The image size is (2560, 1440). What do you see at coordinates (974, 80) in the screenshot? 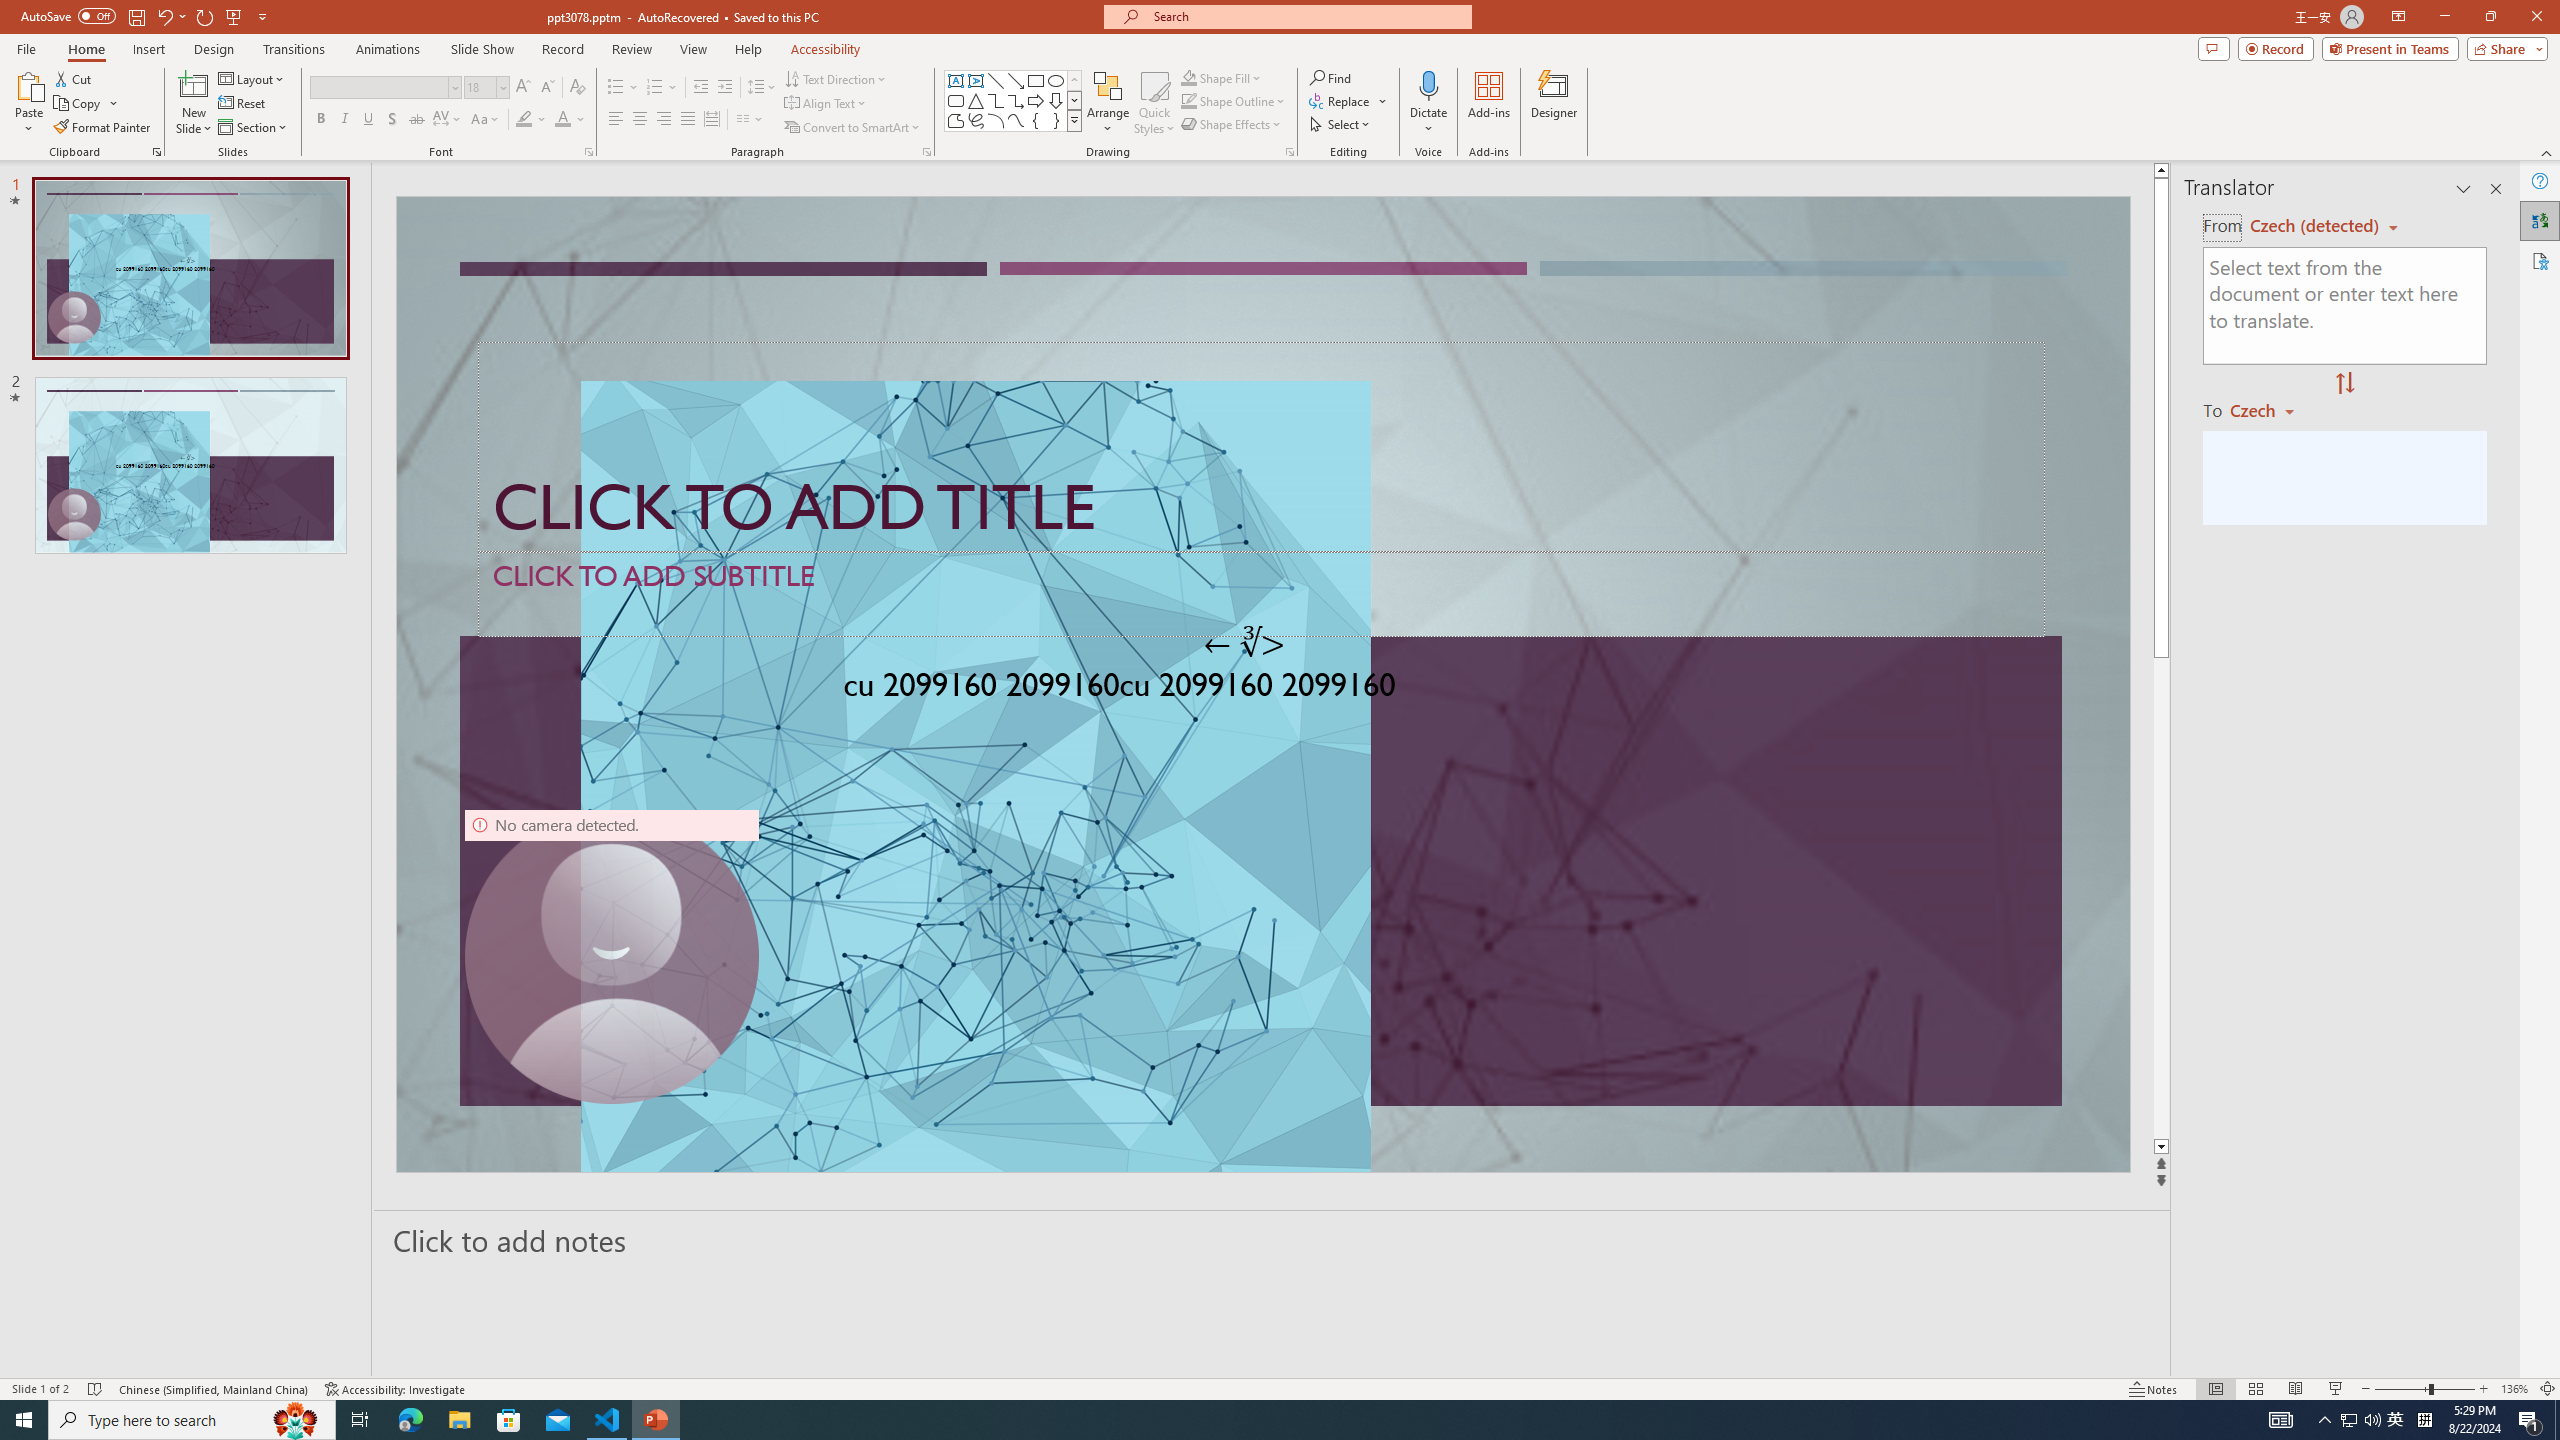
I see `'Vertical Text Box'` at bounding box center [974, 80].